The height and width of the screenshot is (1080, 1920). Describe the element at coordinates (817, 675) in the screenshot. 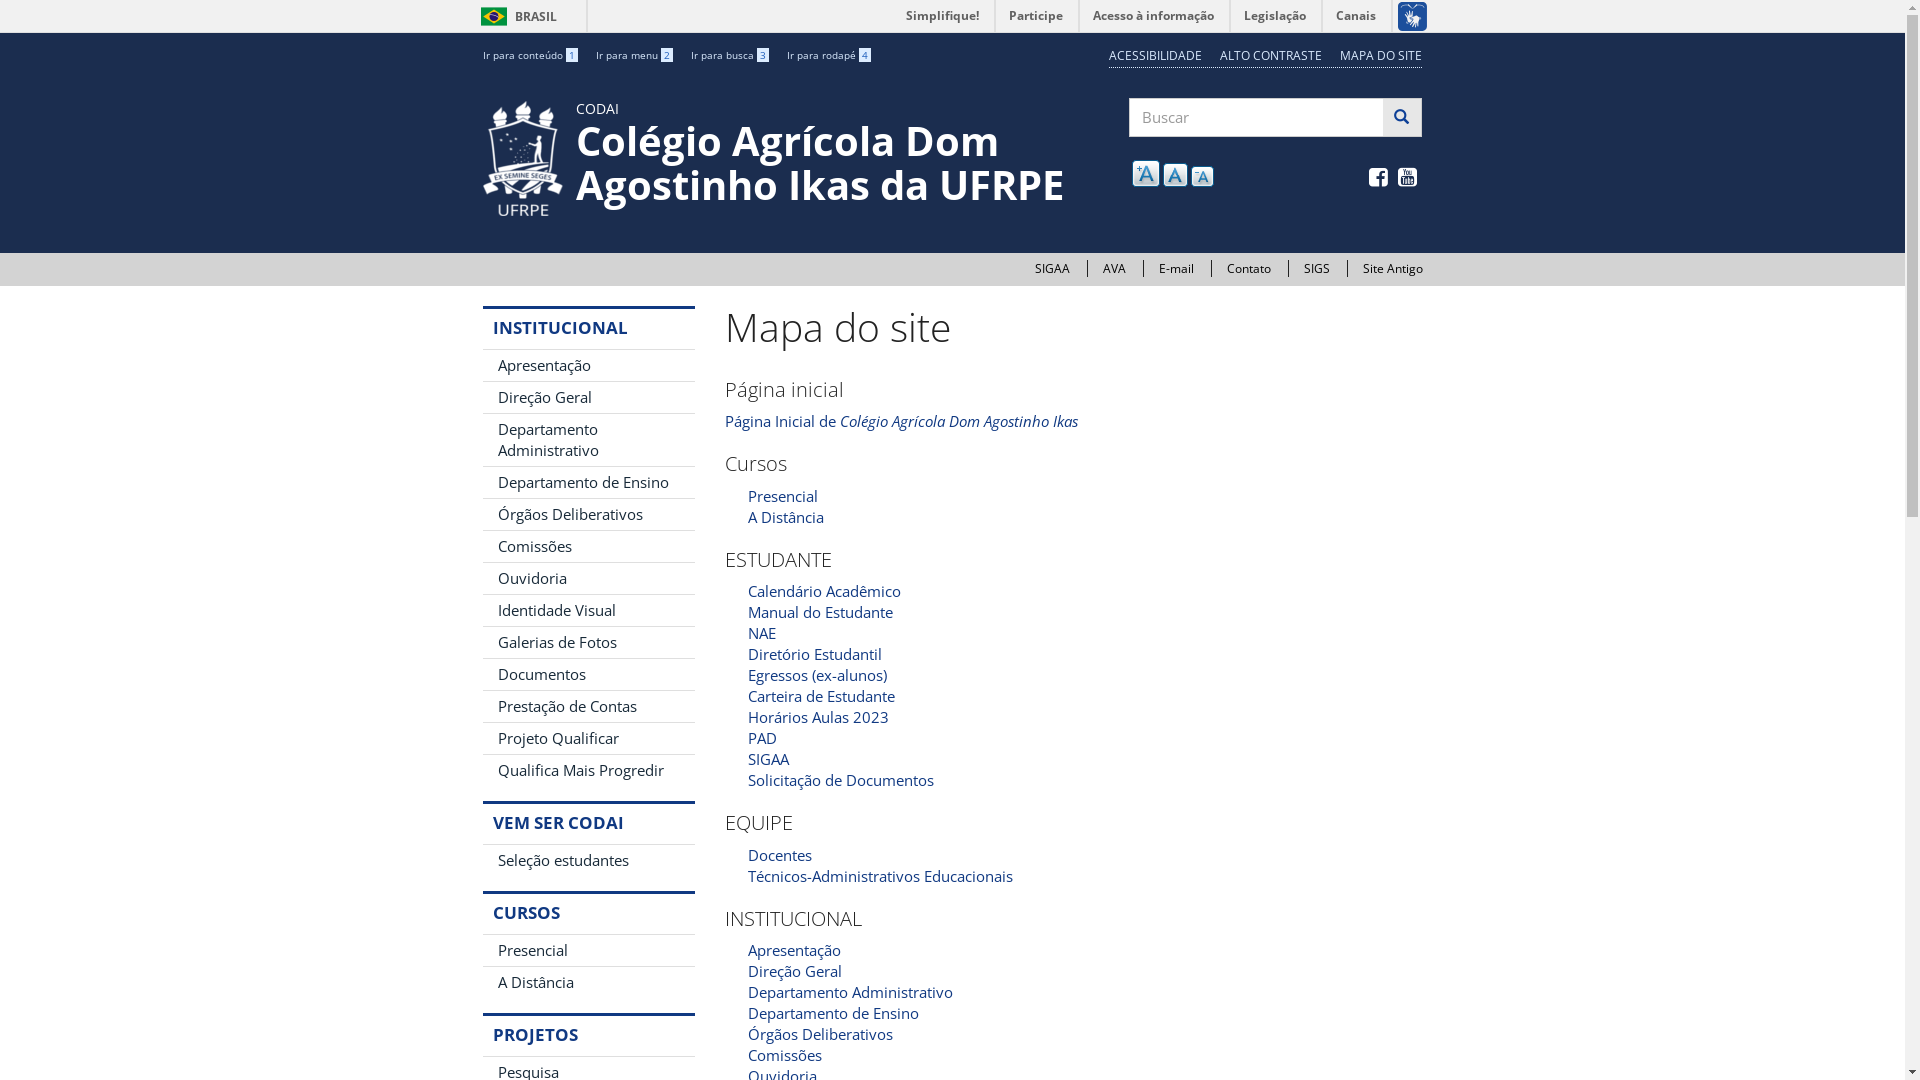

I see `'Egressos (ex-alunos)'` at that location.